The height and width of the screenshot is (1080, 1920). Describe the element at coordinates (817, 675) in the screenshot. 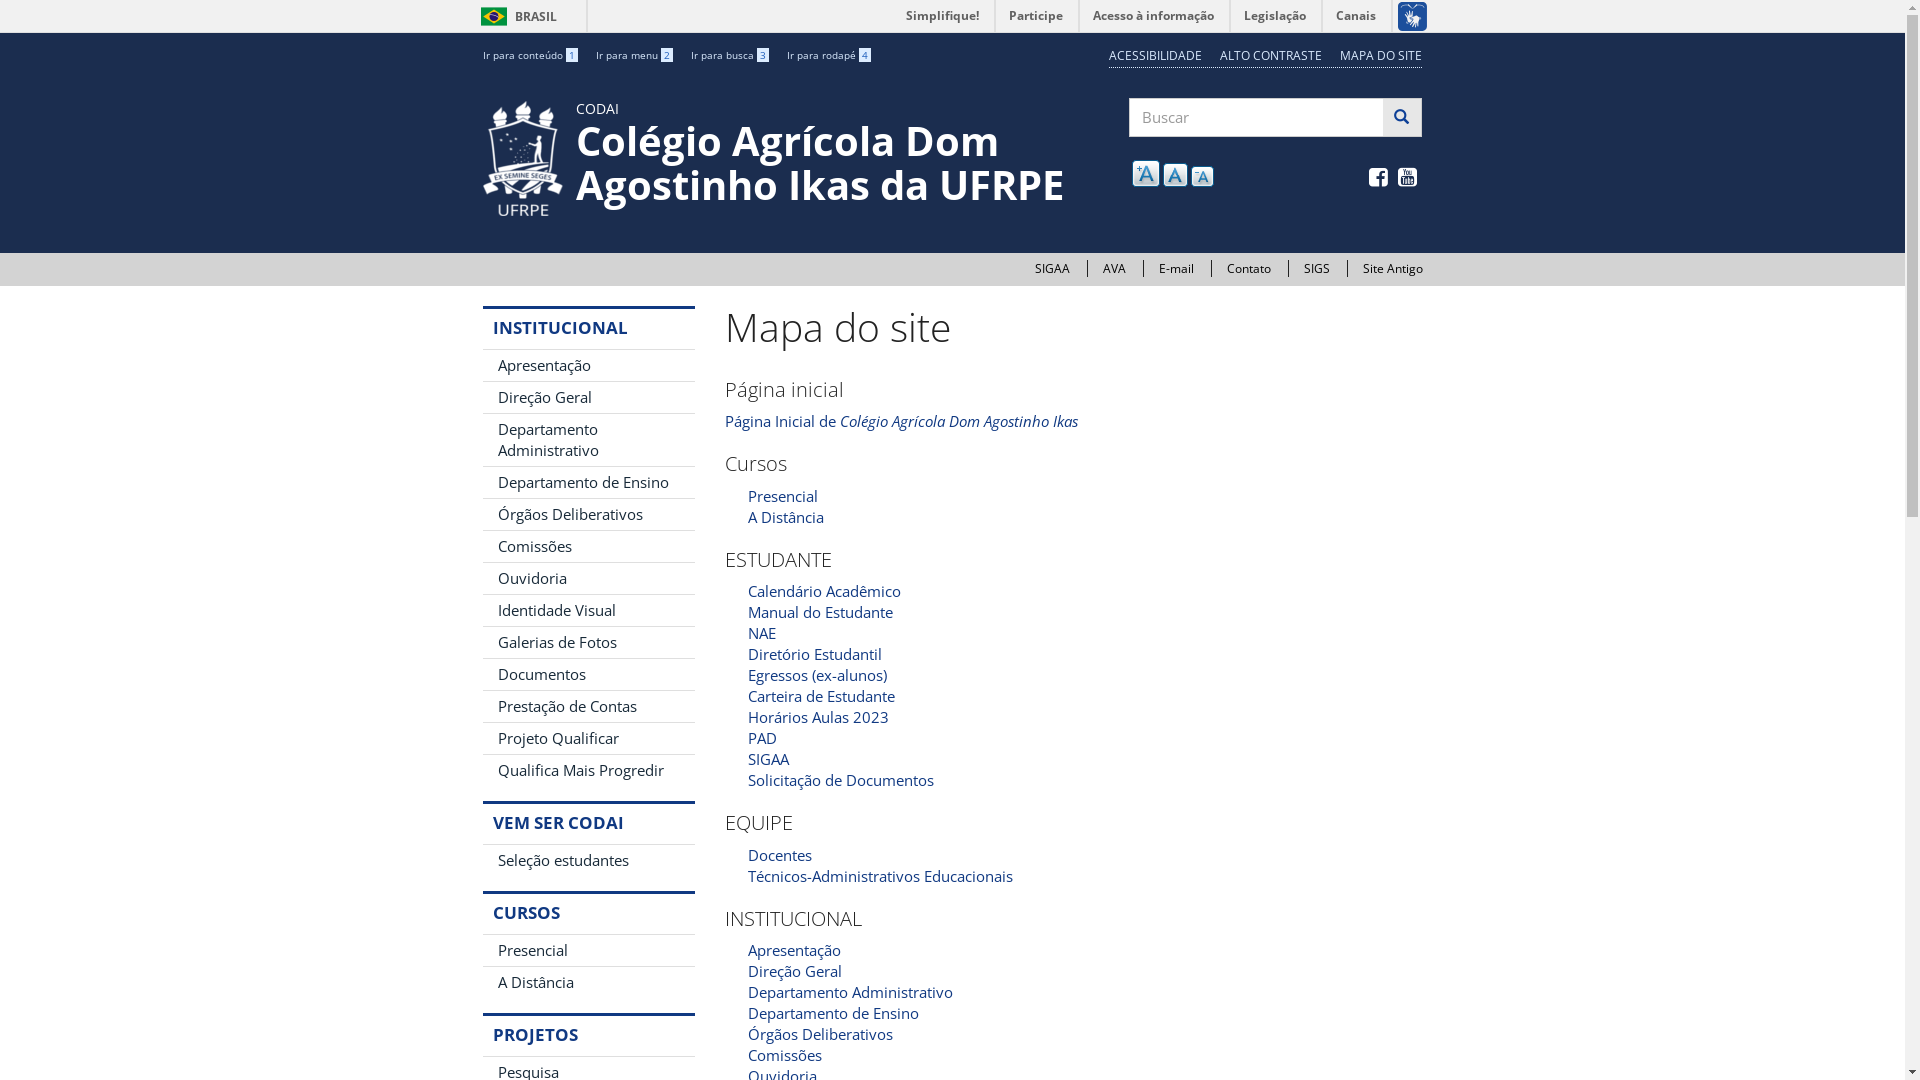

I see `'Egressos (ex-alunos)'` at that location.